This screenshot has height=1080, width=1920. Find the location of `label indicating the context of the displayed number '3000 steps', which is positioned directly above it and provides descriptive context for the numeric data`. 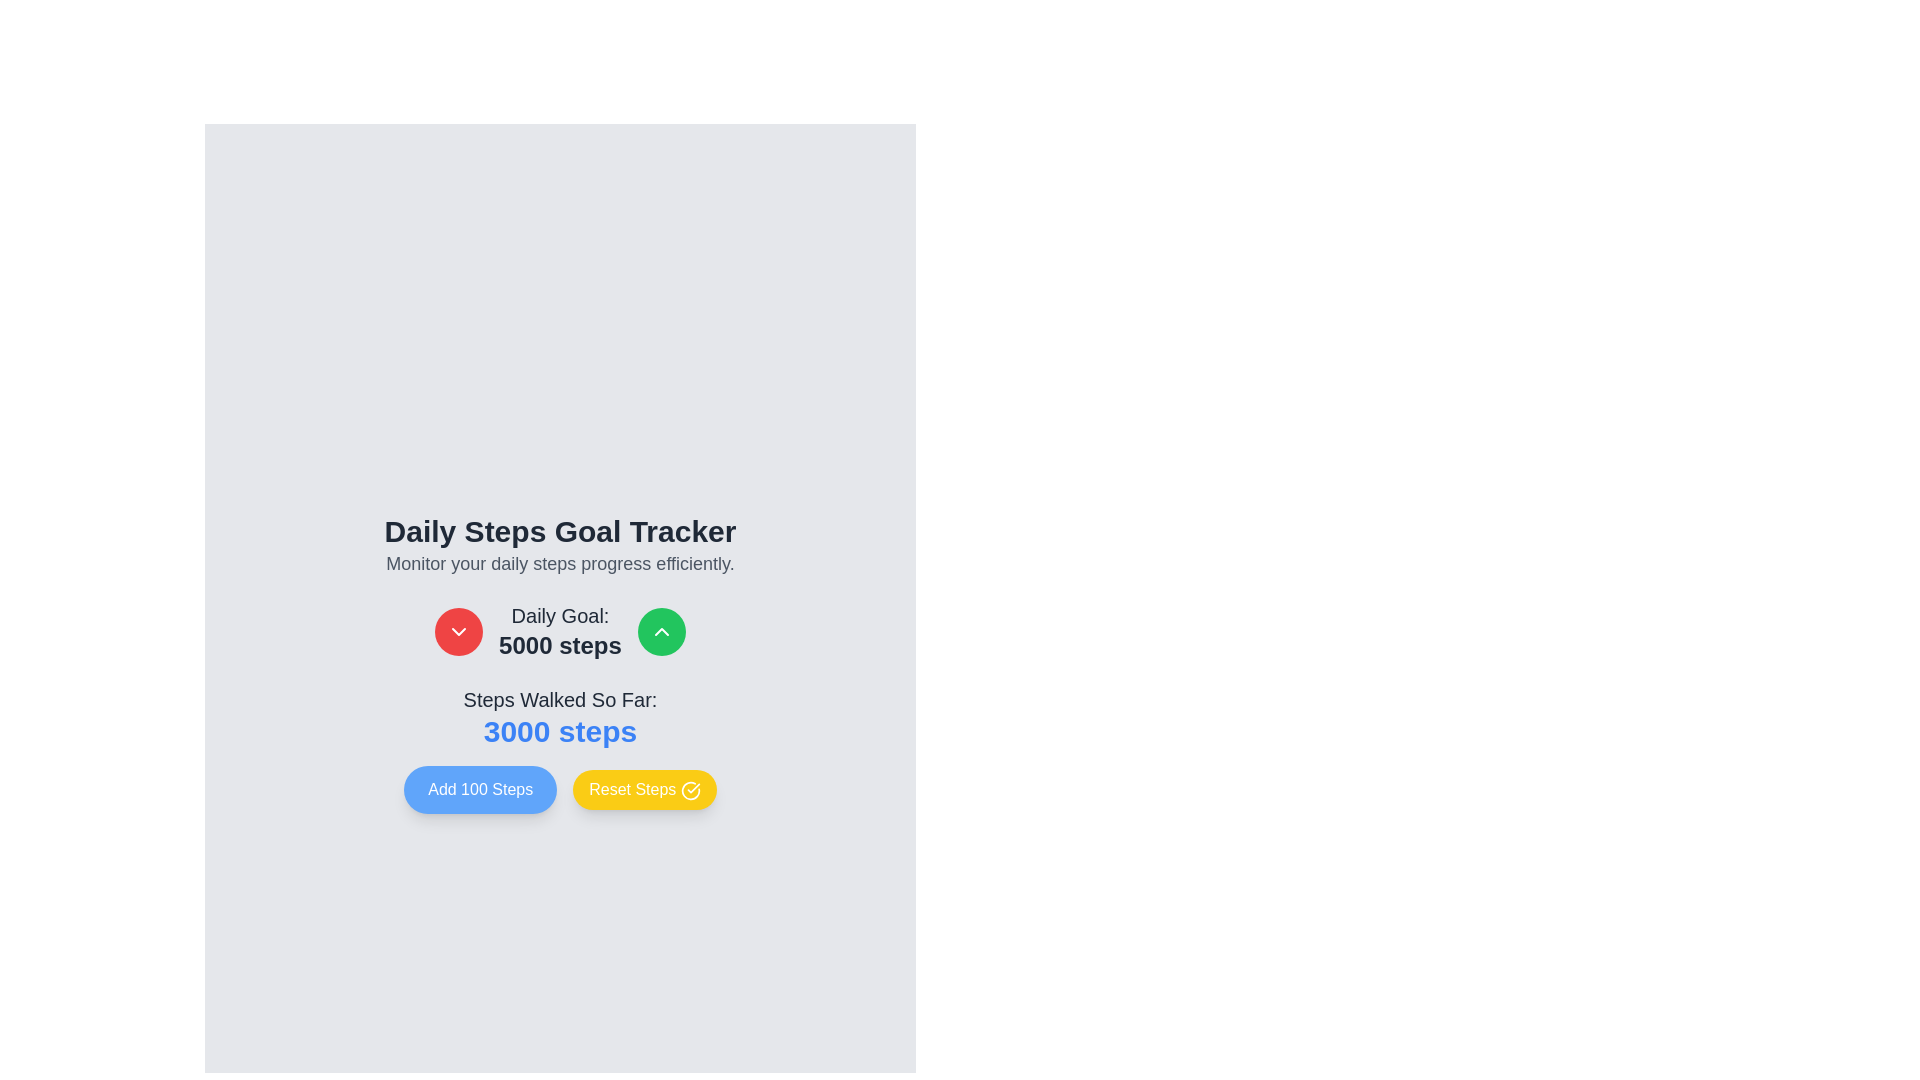

label indicating the context of the displayed number '3000 steps', which is positioned directly above it and provides descriptive context for the numeric data is located at coordinates (560, 698).